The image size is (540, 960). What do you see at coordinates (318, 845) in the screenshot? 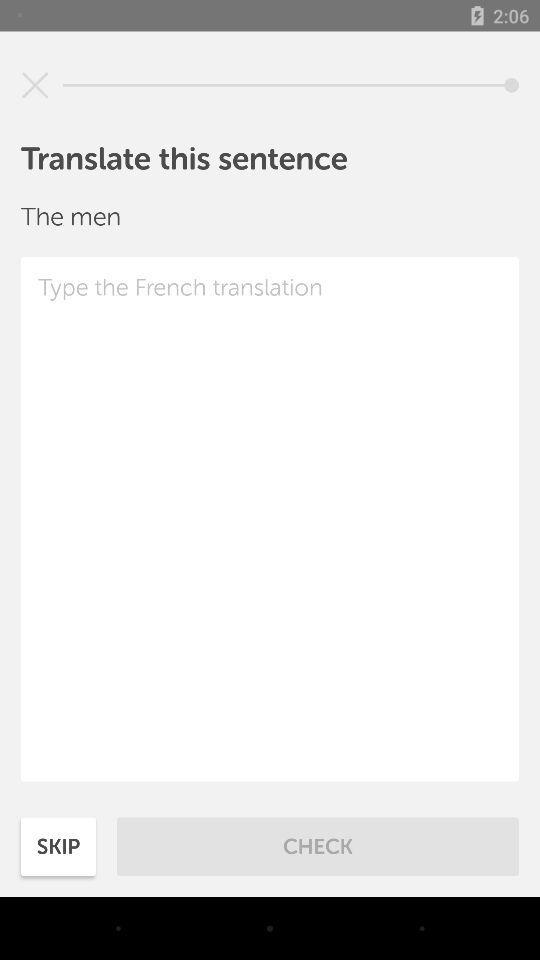
I see `icon next to the skip item` at bounding box center [318, 845].